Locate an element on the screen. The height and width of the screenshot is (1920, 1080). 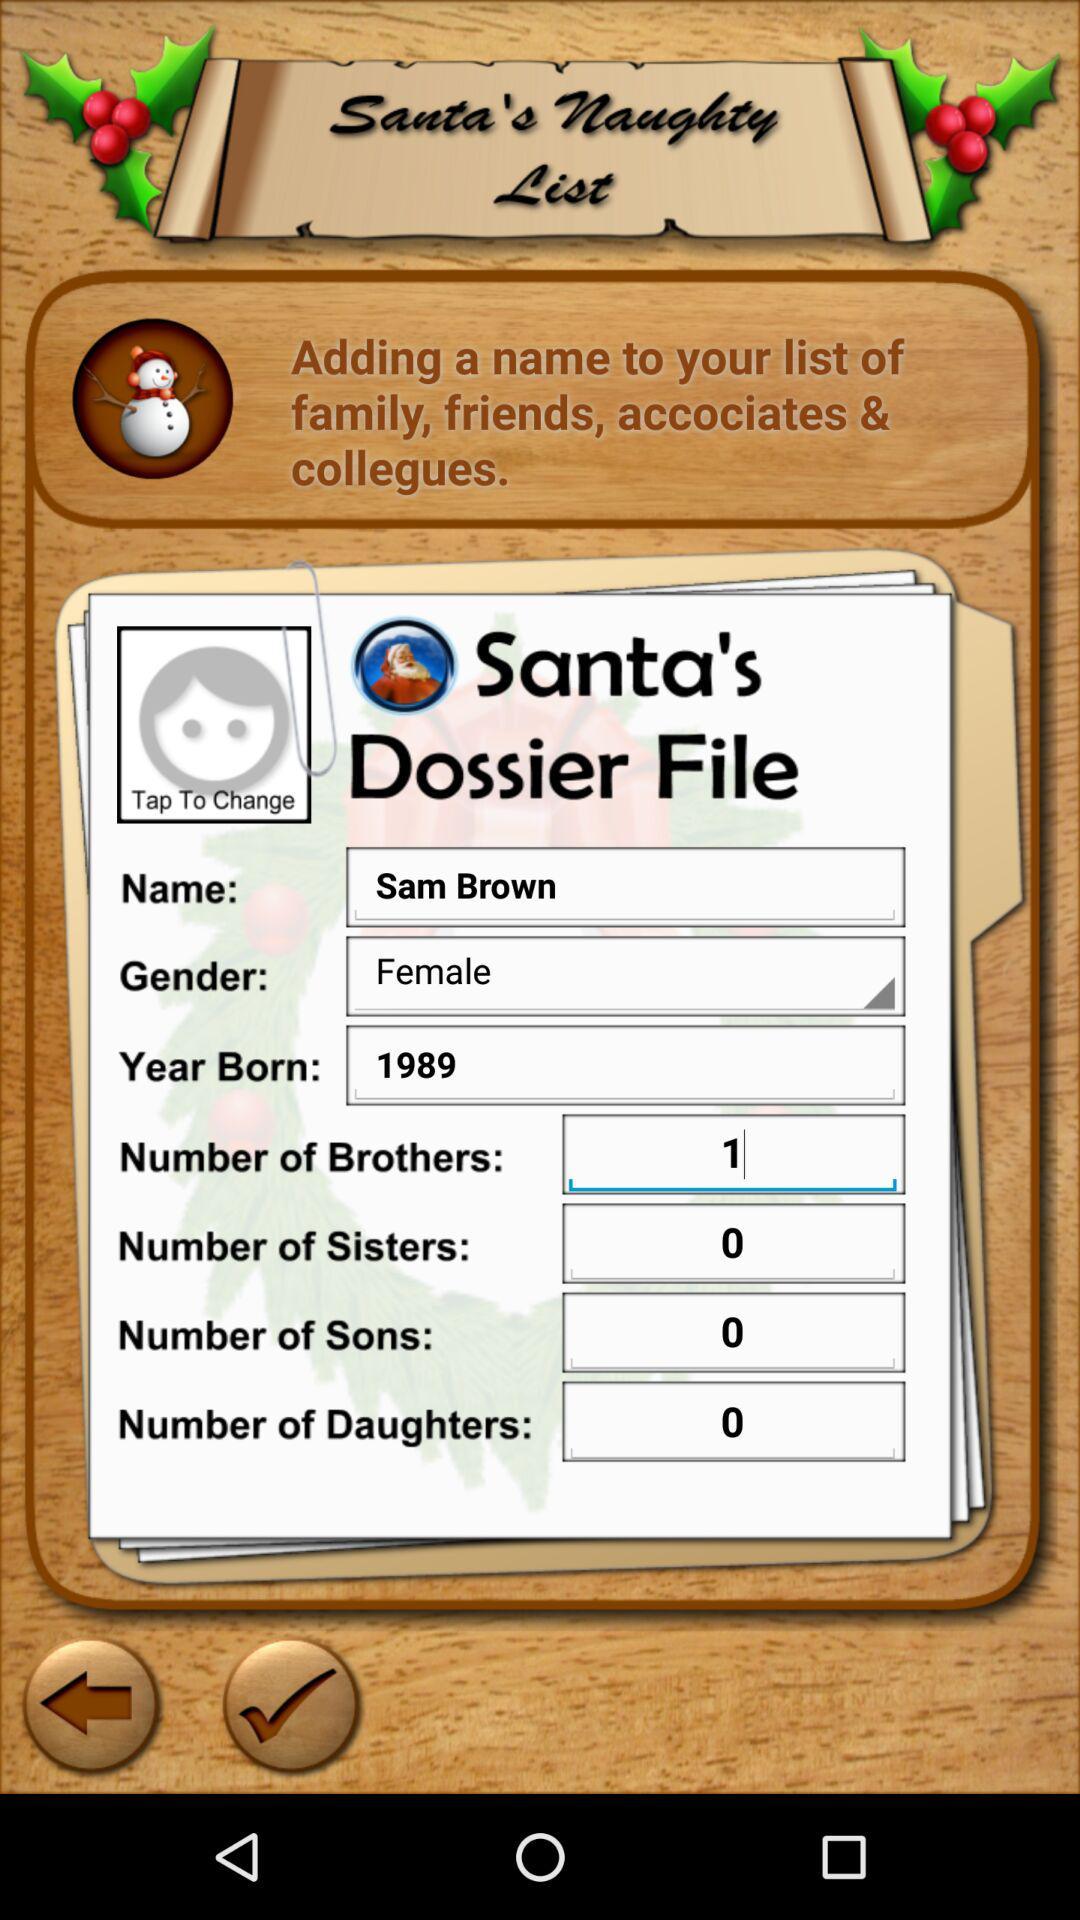
the text field on the right next to the text number of brotherson the web page is located at coordinates (732, 1155).